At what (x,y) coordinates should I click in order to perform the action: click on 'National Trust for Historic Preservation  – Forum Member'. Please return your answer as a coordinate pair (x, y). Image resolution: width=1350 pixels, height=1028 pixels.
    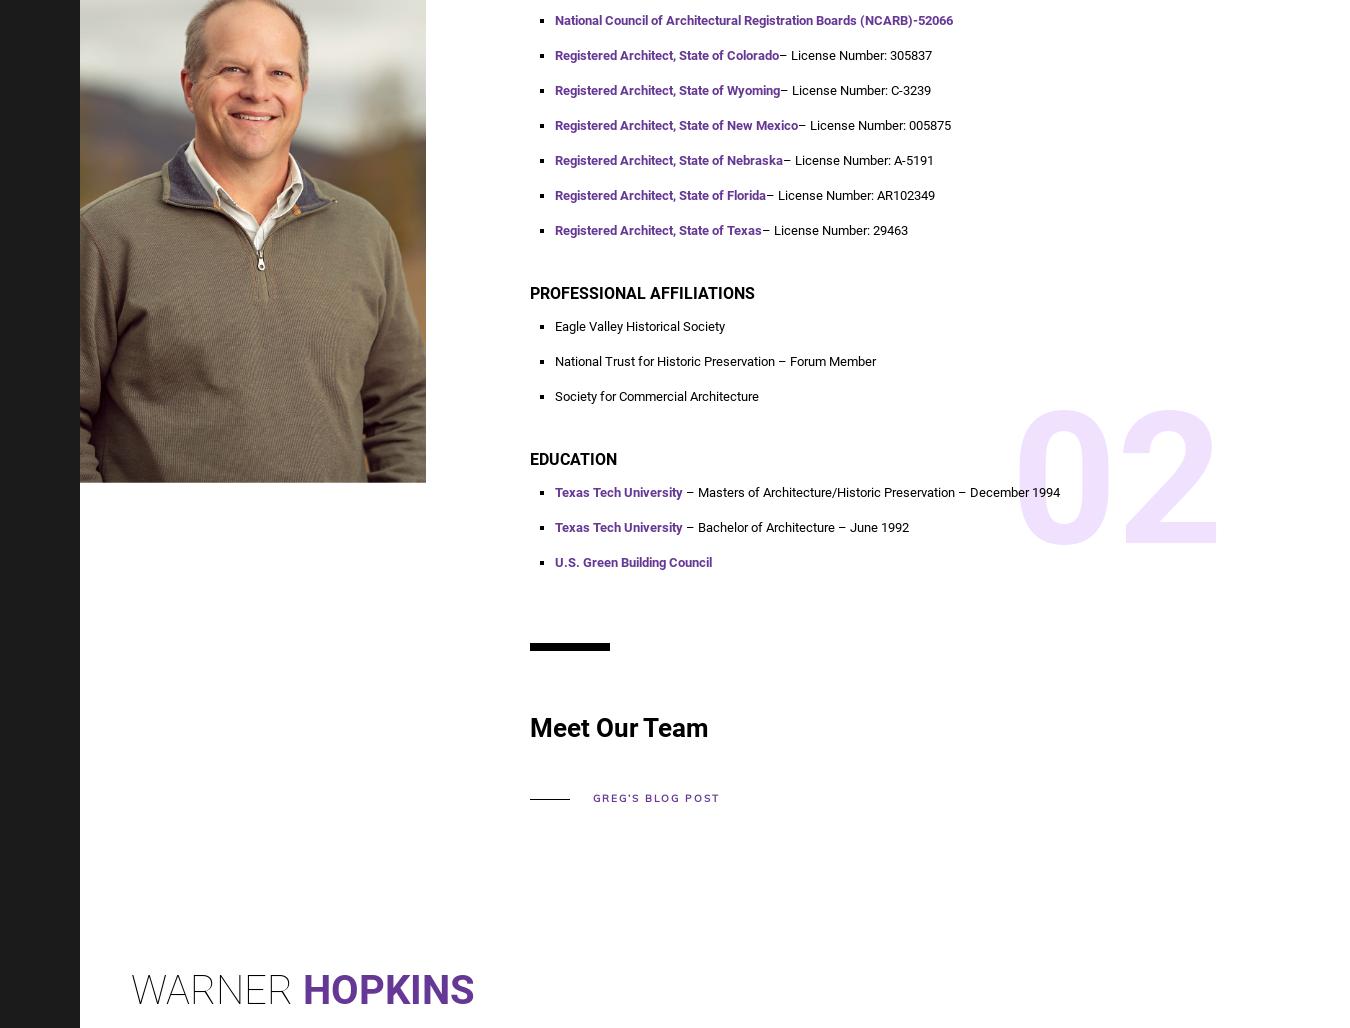
    Looking at the image, I should click on (714, 360).